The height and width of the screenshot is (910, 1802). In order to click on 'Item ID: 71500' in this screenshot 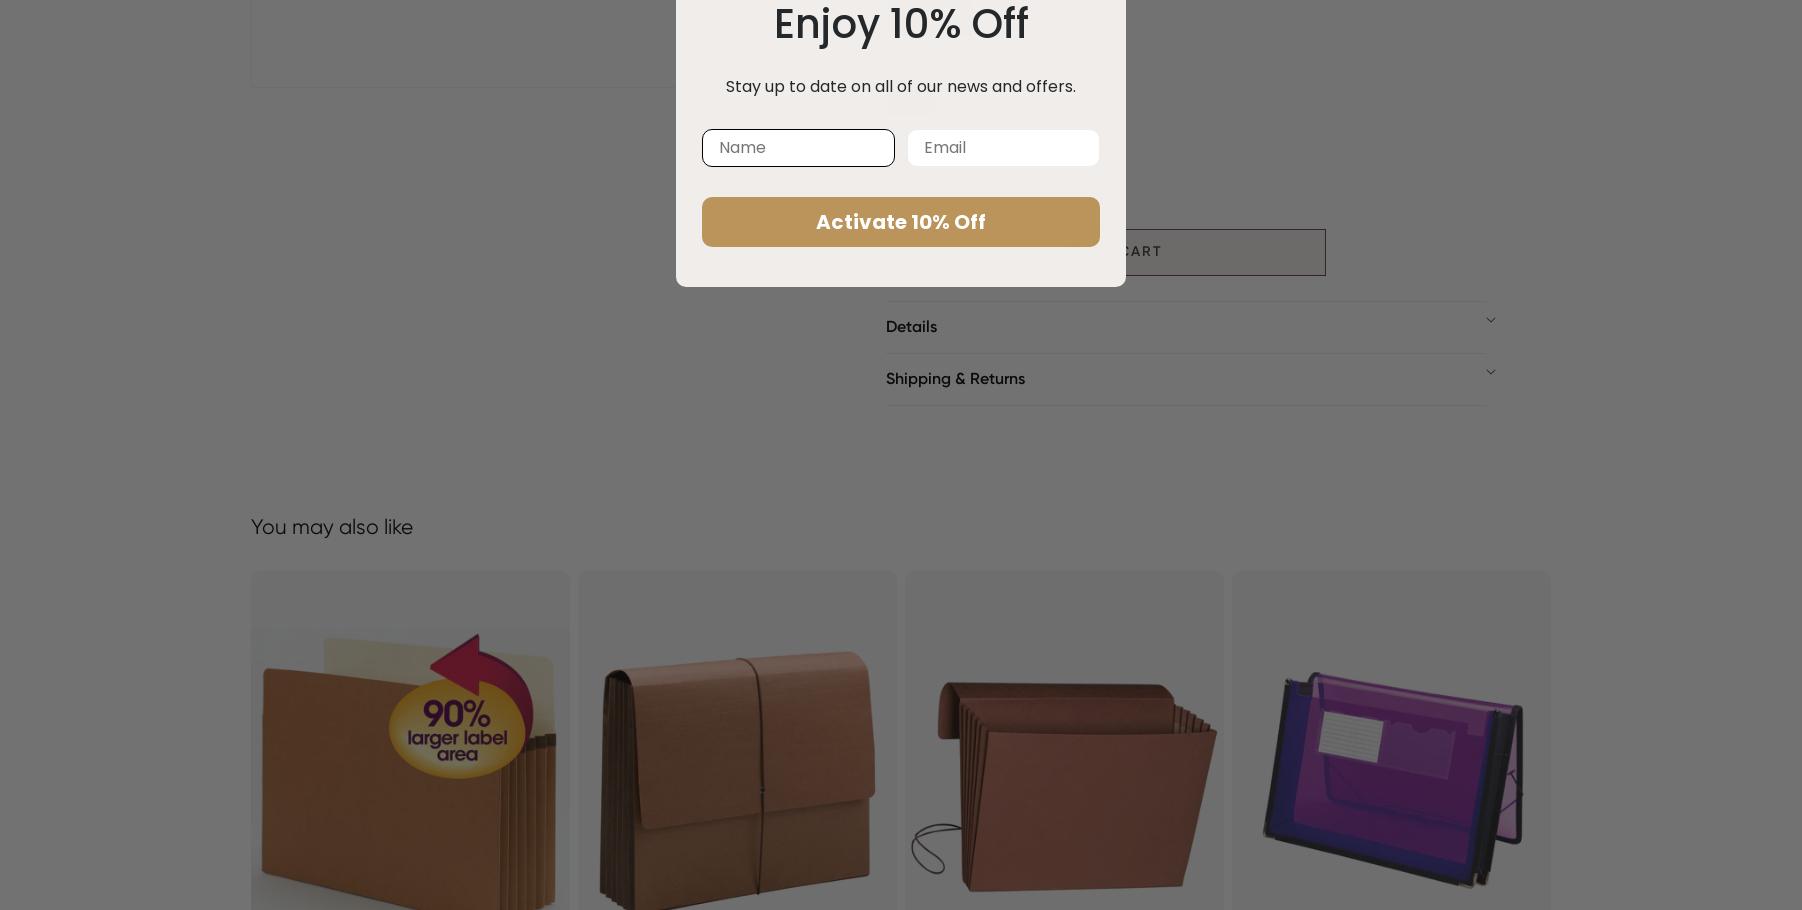, I will do `click(886, 365)`.